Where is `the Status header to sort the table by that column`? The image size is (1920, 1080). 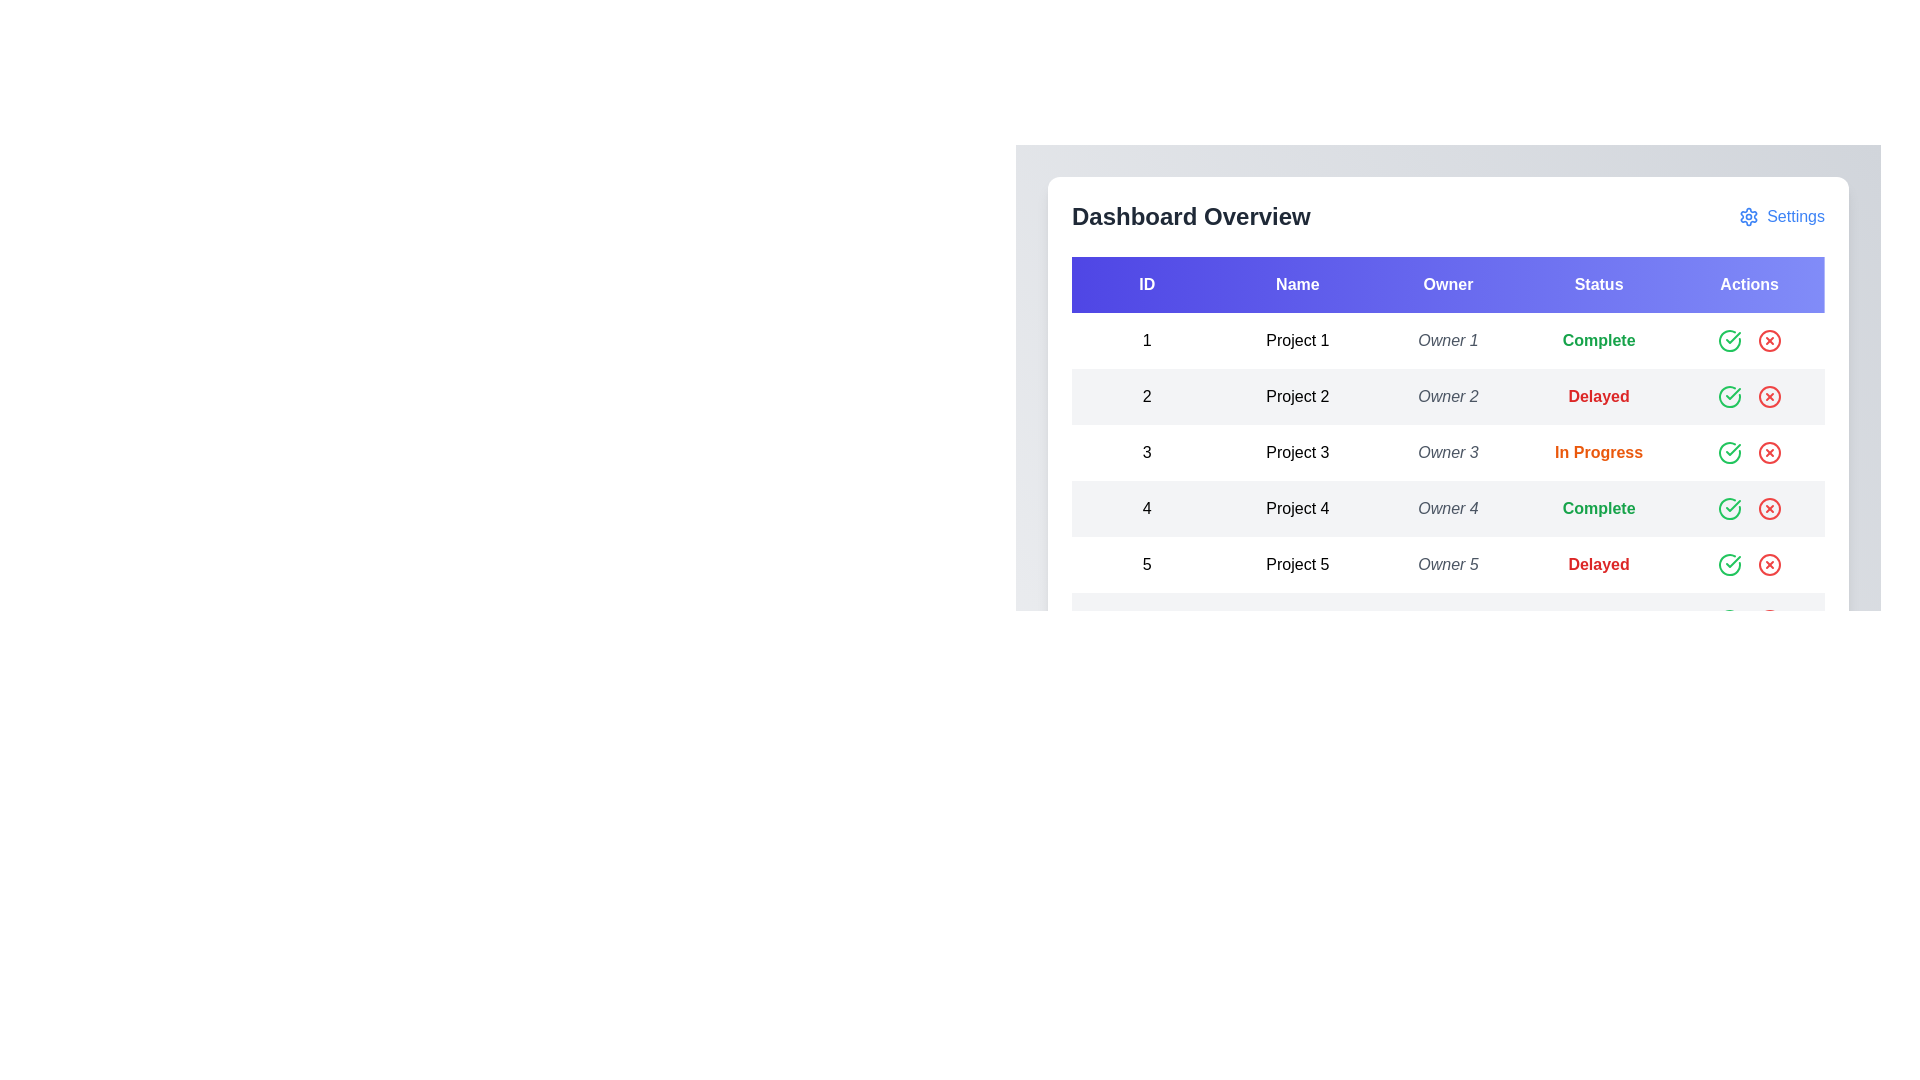 the Status header to sort the table by that column is located at coordinates (1598, 285).